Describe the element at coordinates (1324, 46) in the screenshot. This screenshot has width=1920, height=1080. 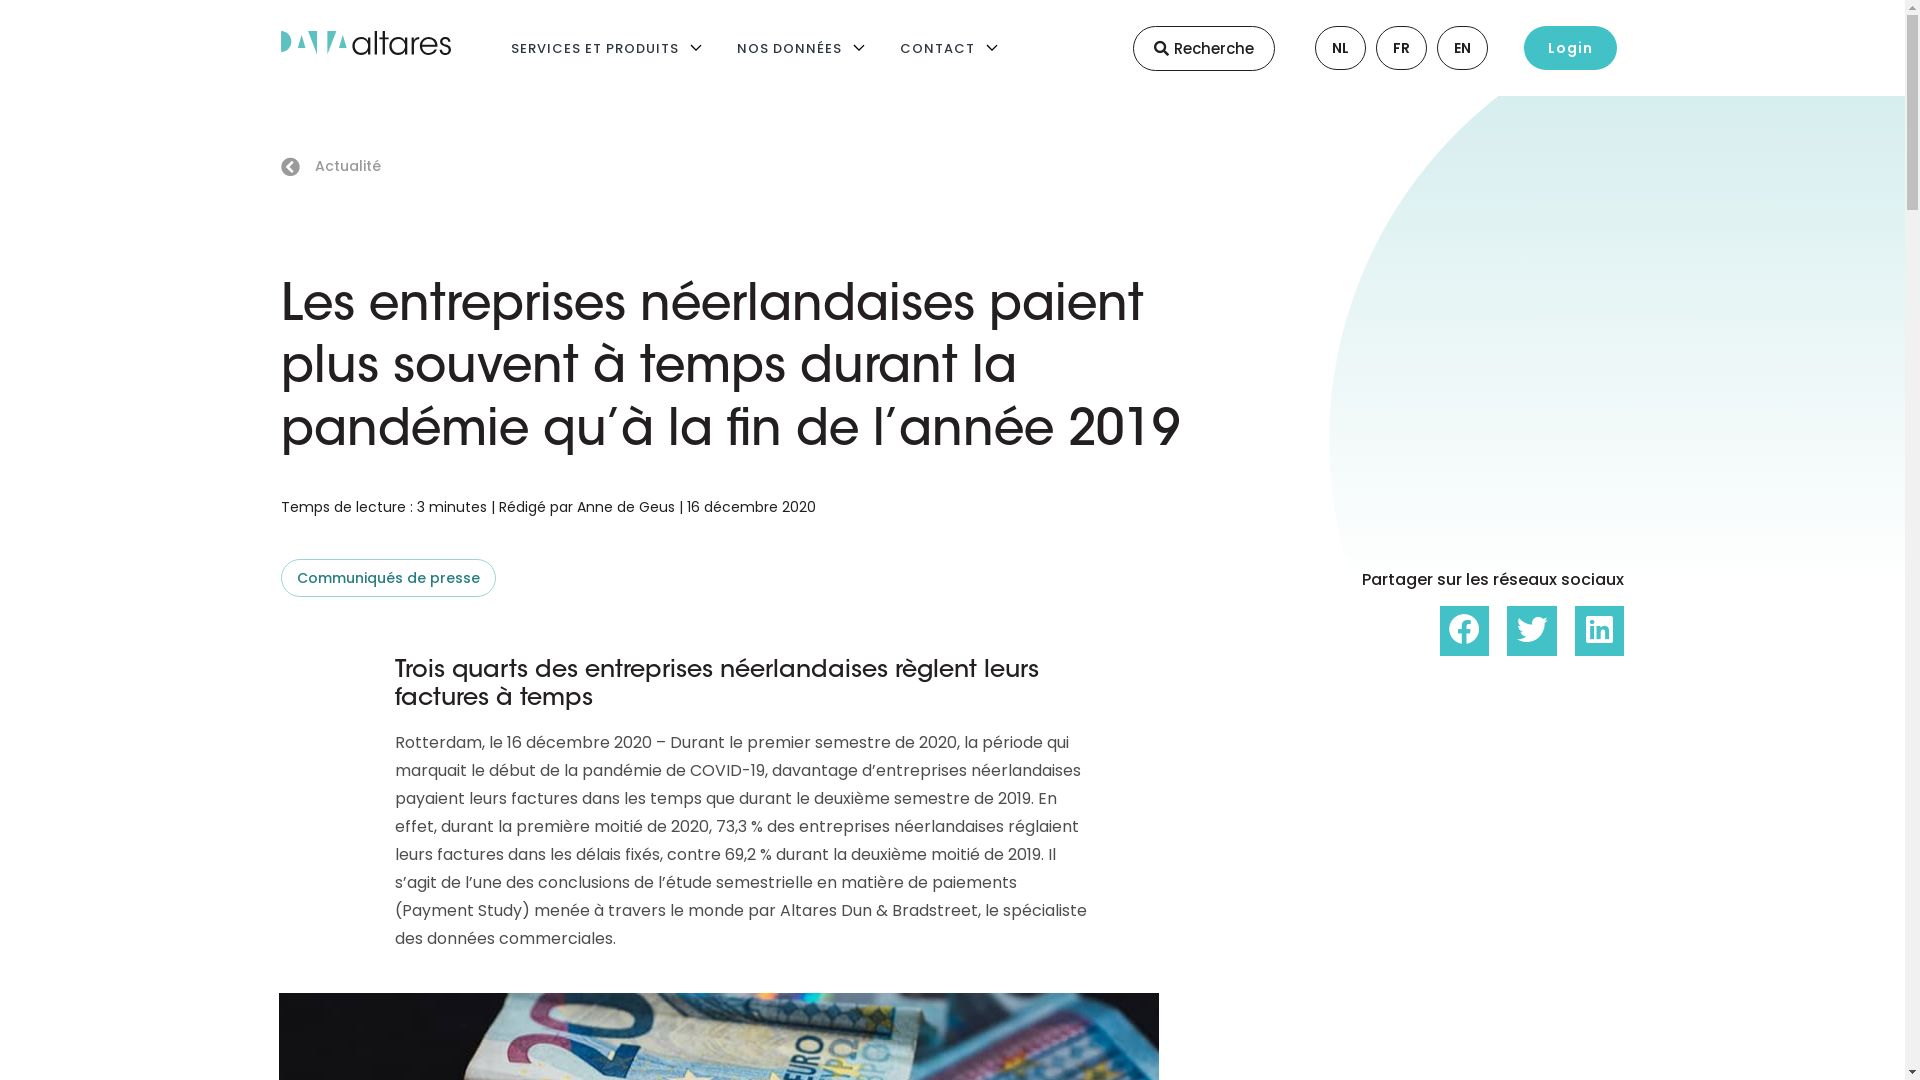
I see `'NL'` at that location.